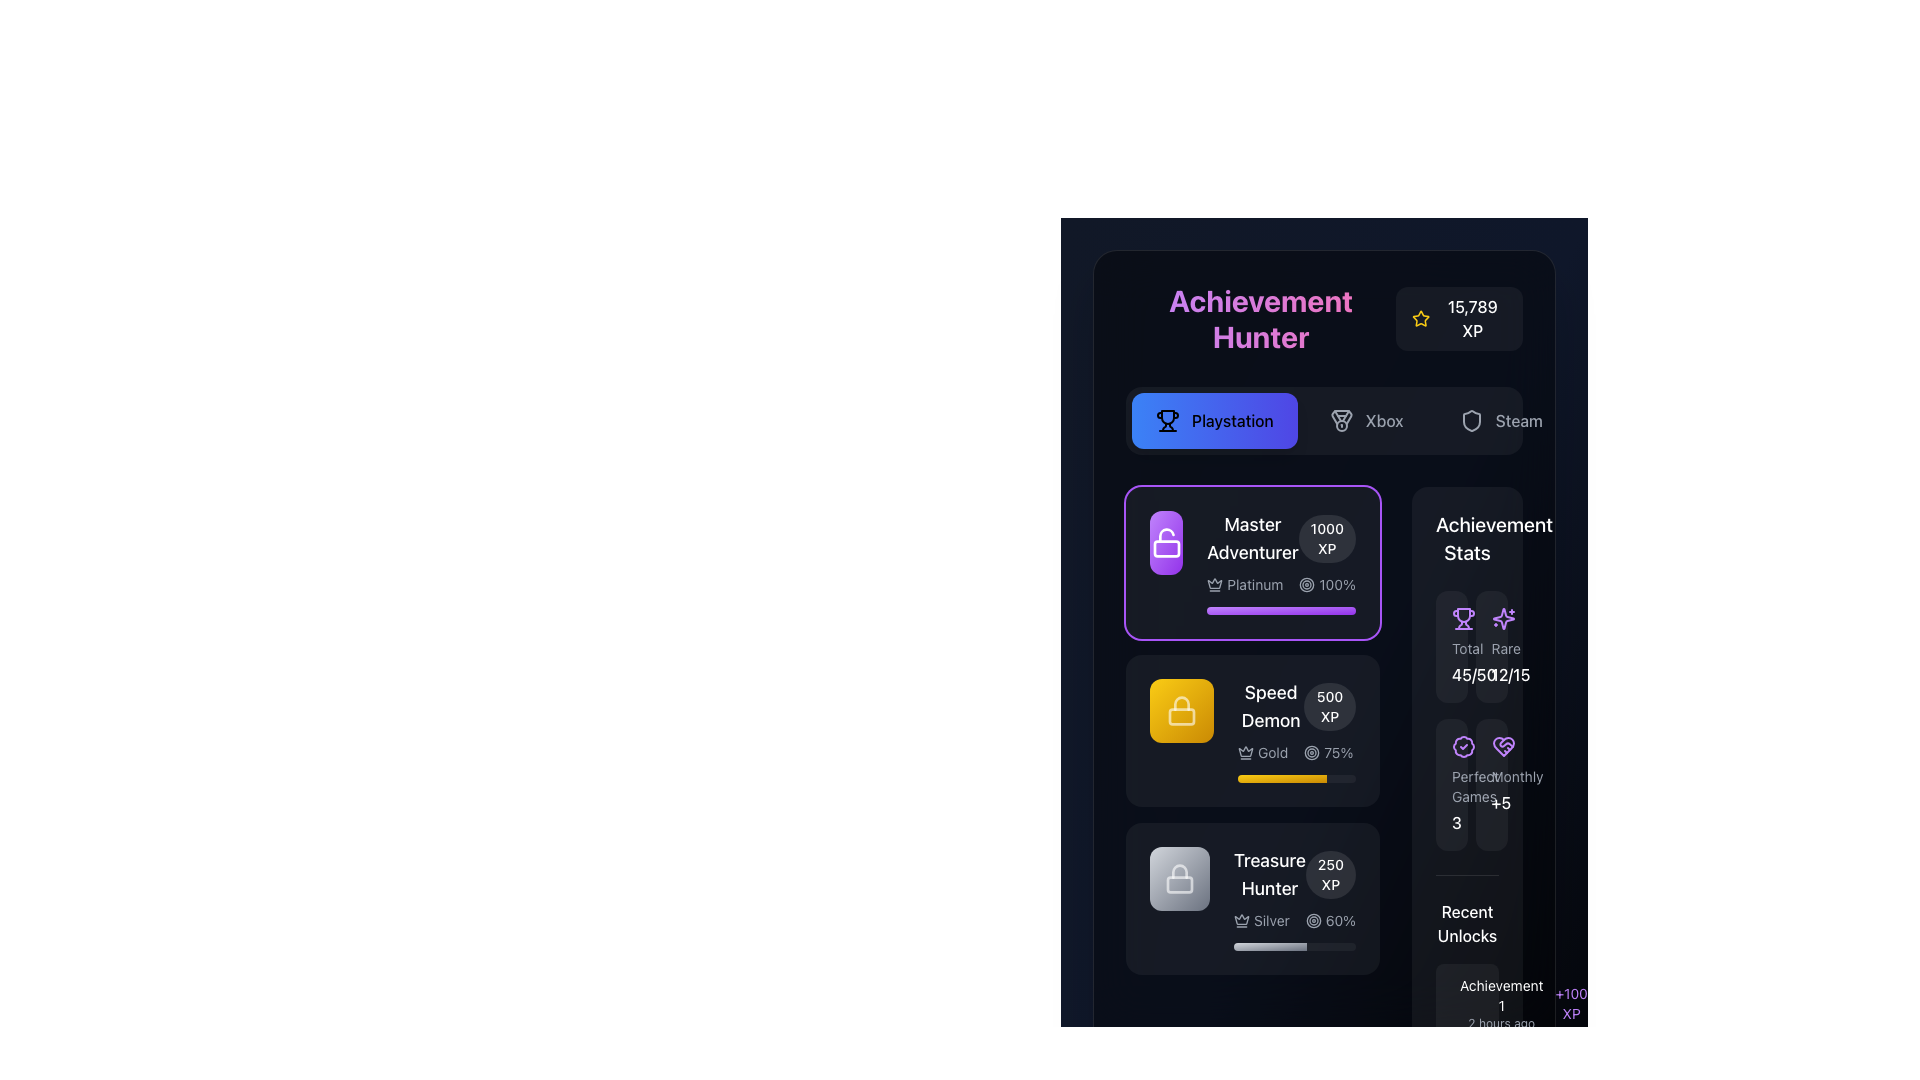  Describe the element at coordinates (1503, 747) in the screenshot. I see `the achievement icon located within the 'Monthly +5' section on the right panel, which features a rounded layout and subtle opacity effect` at that location.